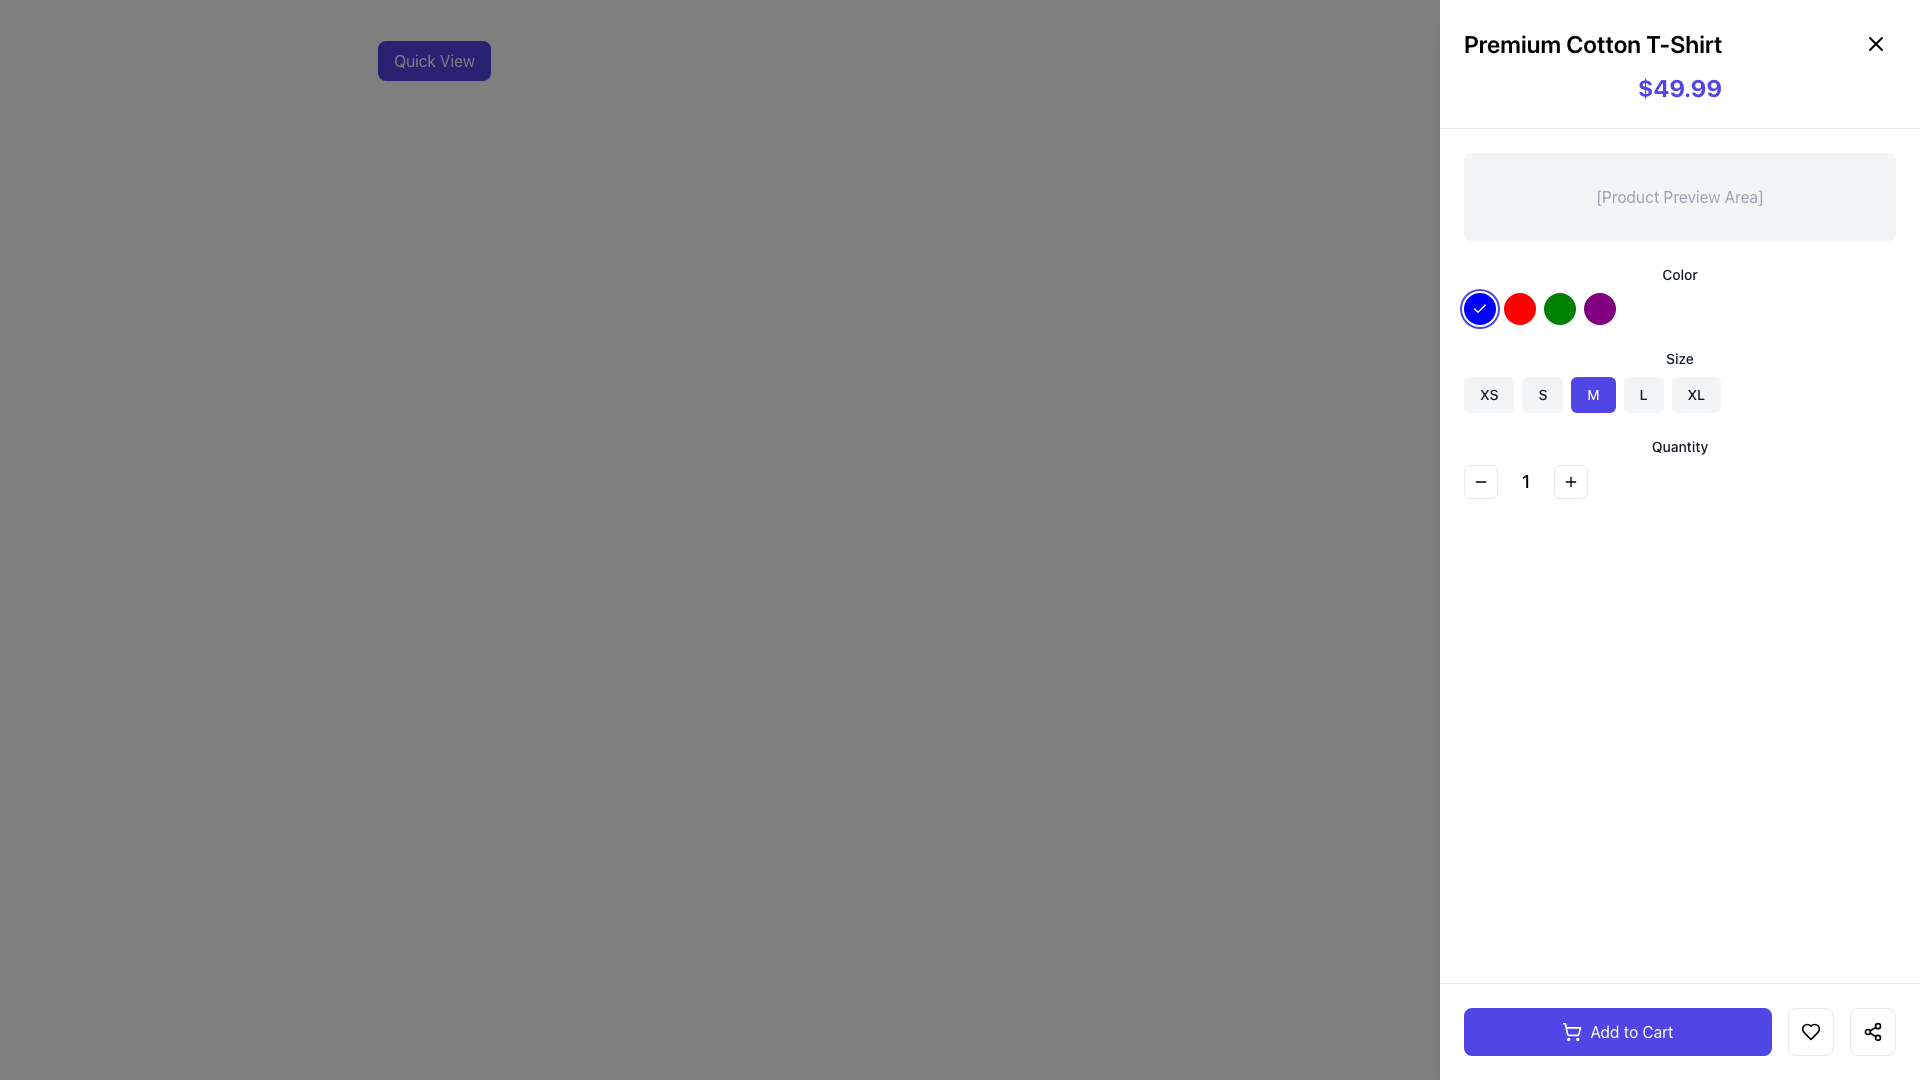  Describe the element at coordinates (1680, 394) in the screenshot. I see `the size option button group labeled 'XS', 'S', 'M', 'L', 'XL'` at that location.